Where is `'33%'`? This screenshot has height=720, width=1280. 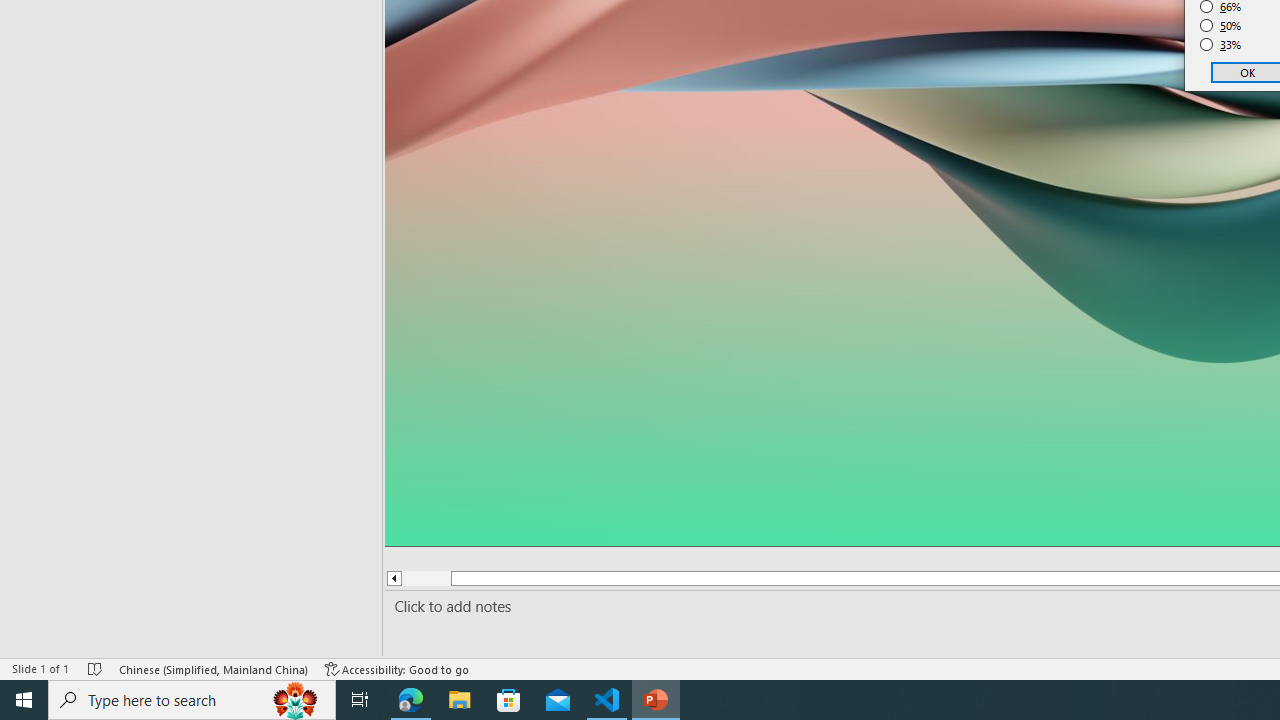 '33%' is located at coordinates (1220, 45).